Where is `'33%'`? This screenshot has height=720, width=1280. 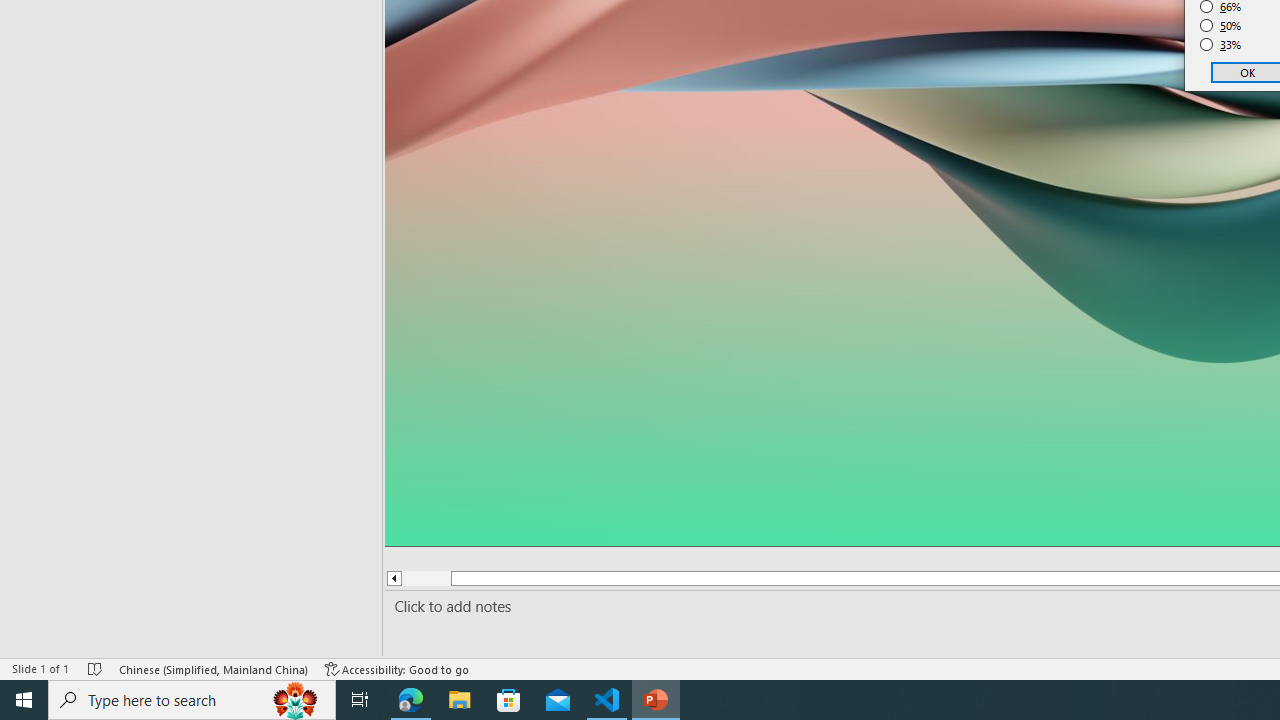 '33%' is located at coordinates (1220, 45).